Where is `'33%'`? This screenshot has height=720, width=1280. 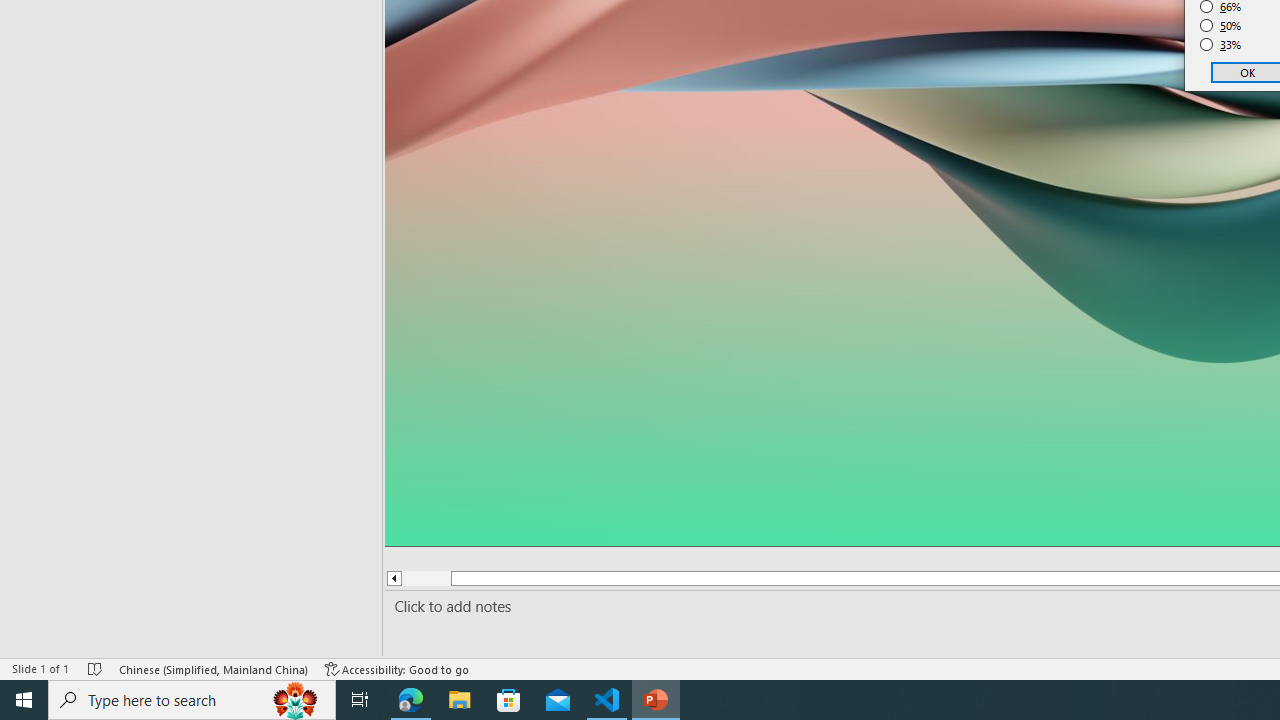 '33%' is located at coordinates (1220, 45).